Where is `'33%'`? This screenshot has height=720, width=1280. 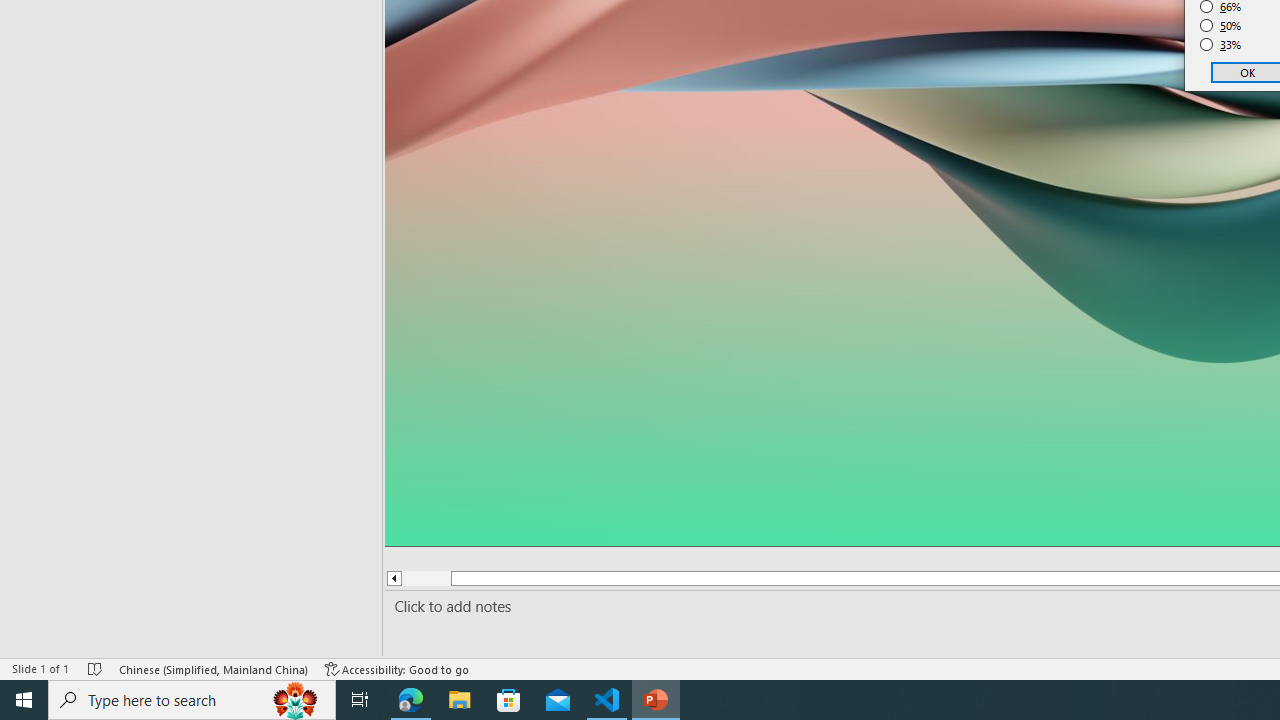 '33%' is located at coordinates (1220, 45).